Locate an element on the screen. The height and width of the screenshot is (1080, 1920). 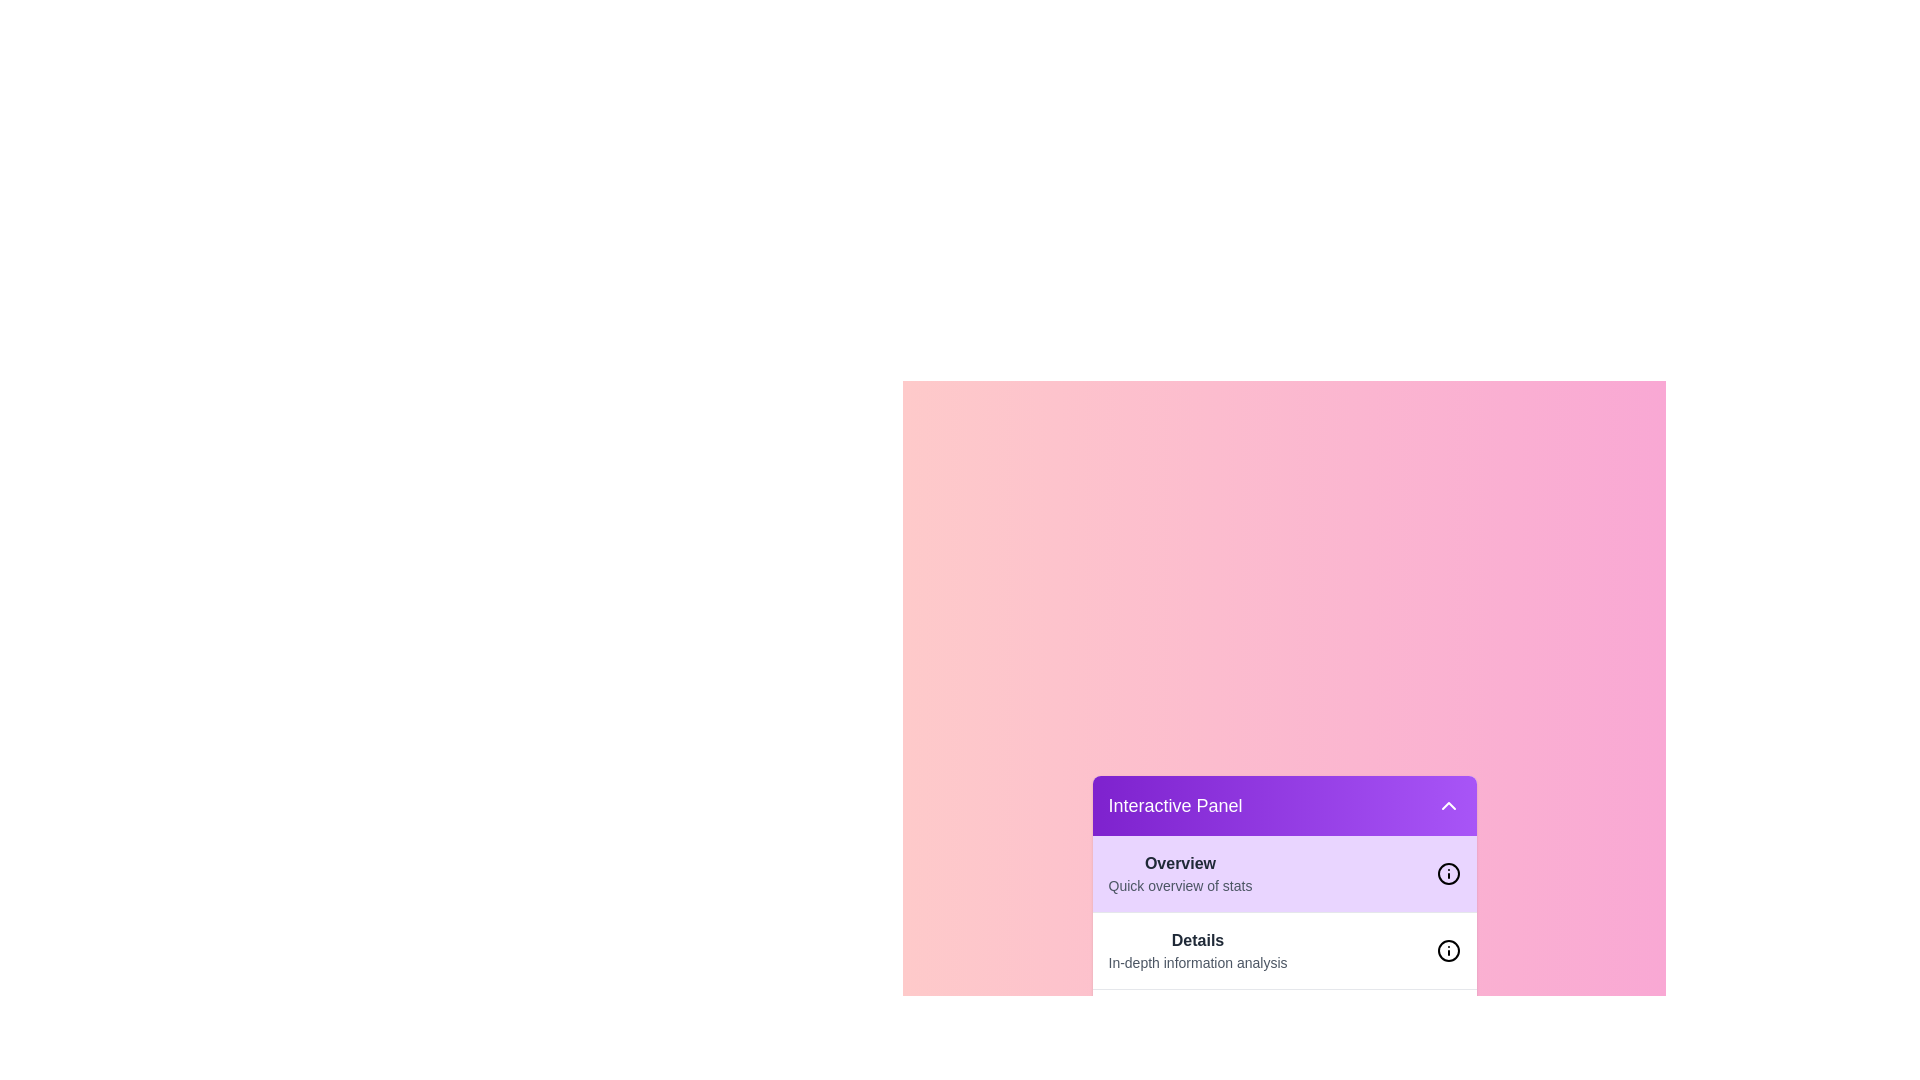
the menu item Overview from the options available is located at coordinates (1180, 873).